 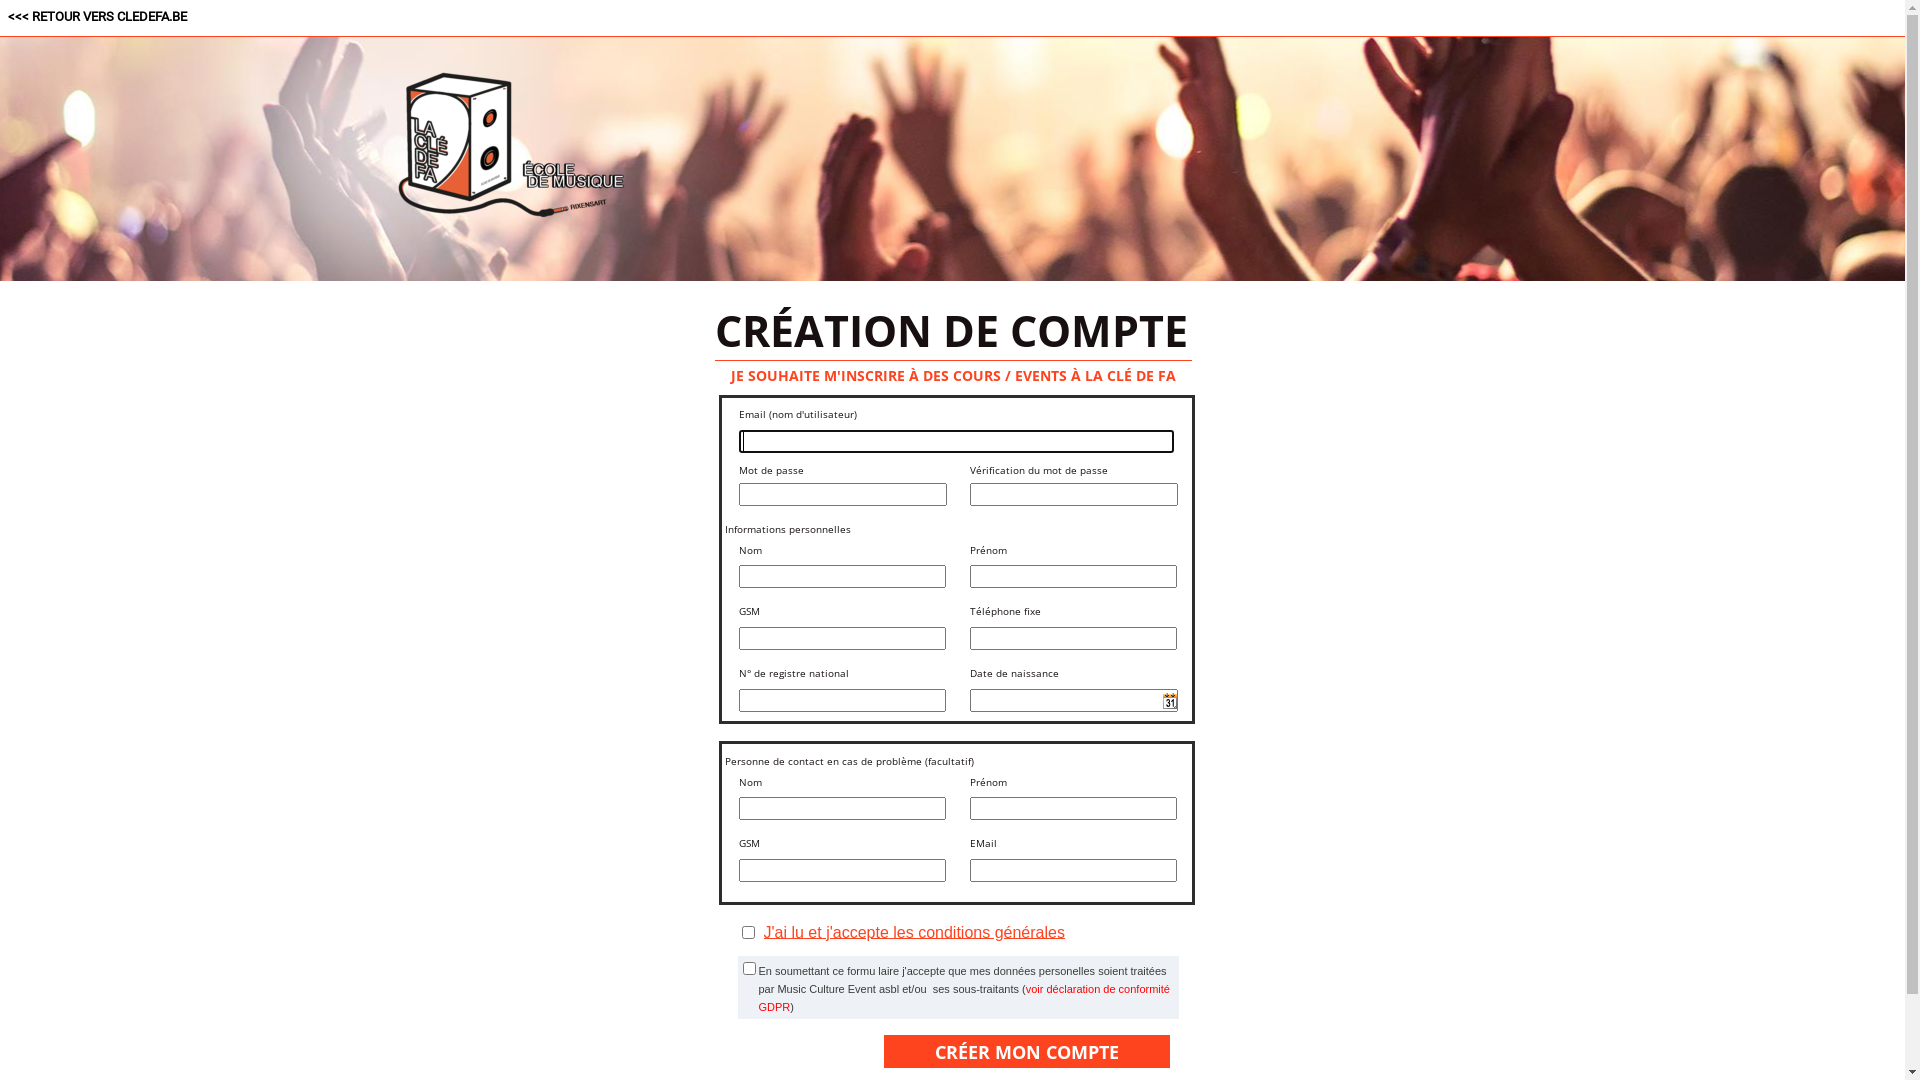 What do you see at coordinates (96, 16) in the screenshot?
I see `'<<< RETOUR VERS CLEDEFA.BE'` at bounding box center [96, 16].